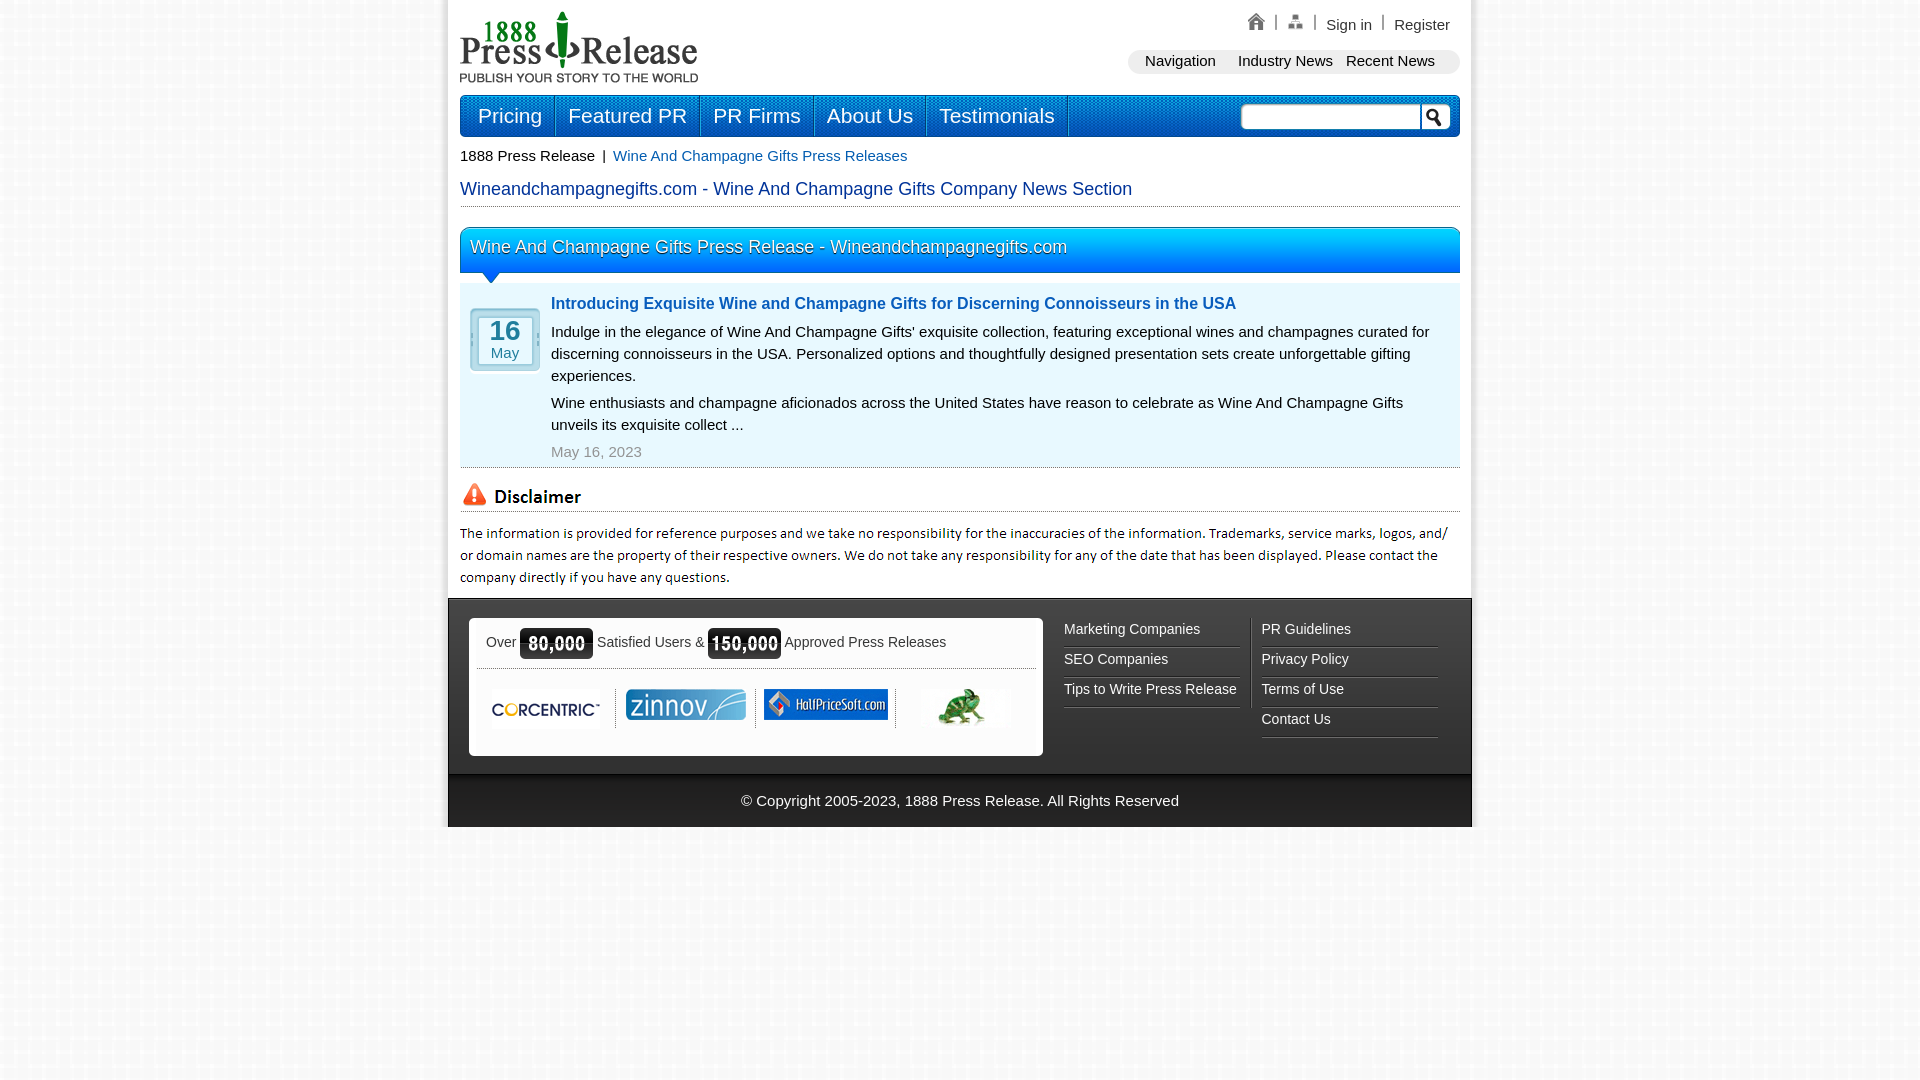 Image resolution: width=1920 pixels, height=1080 pixels. Describe the element at coordinates (1063, 663) in the screenshot. I see `'SEO Companies'` at that location.